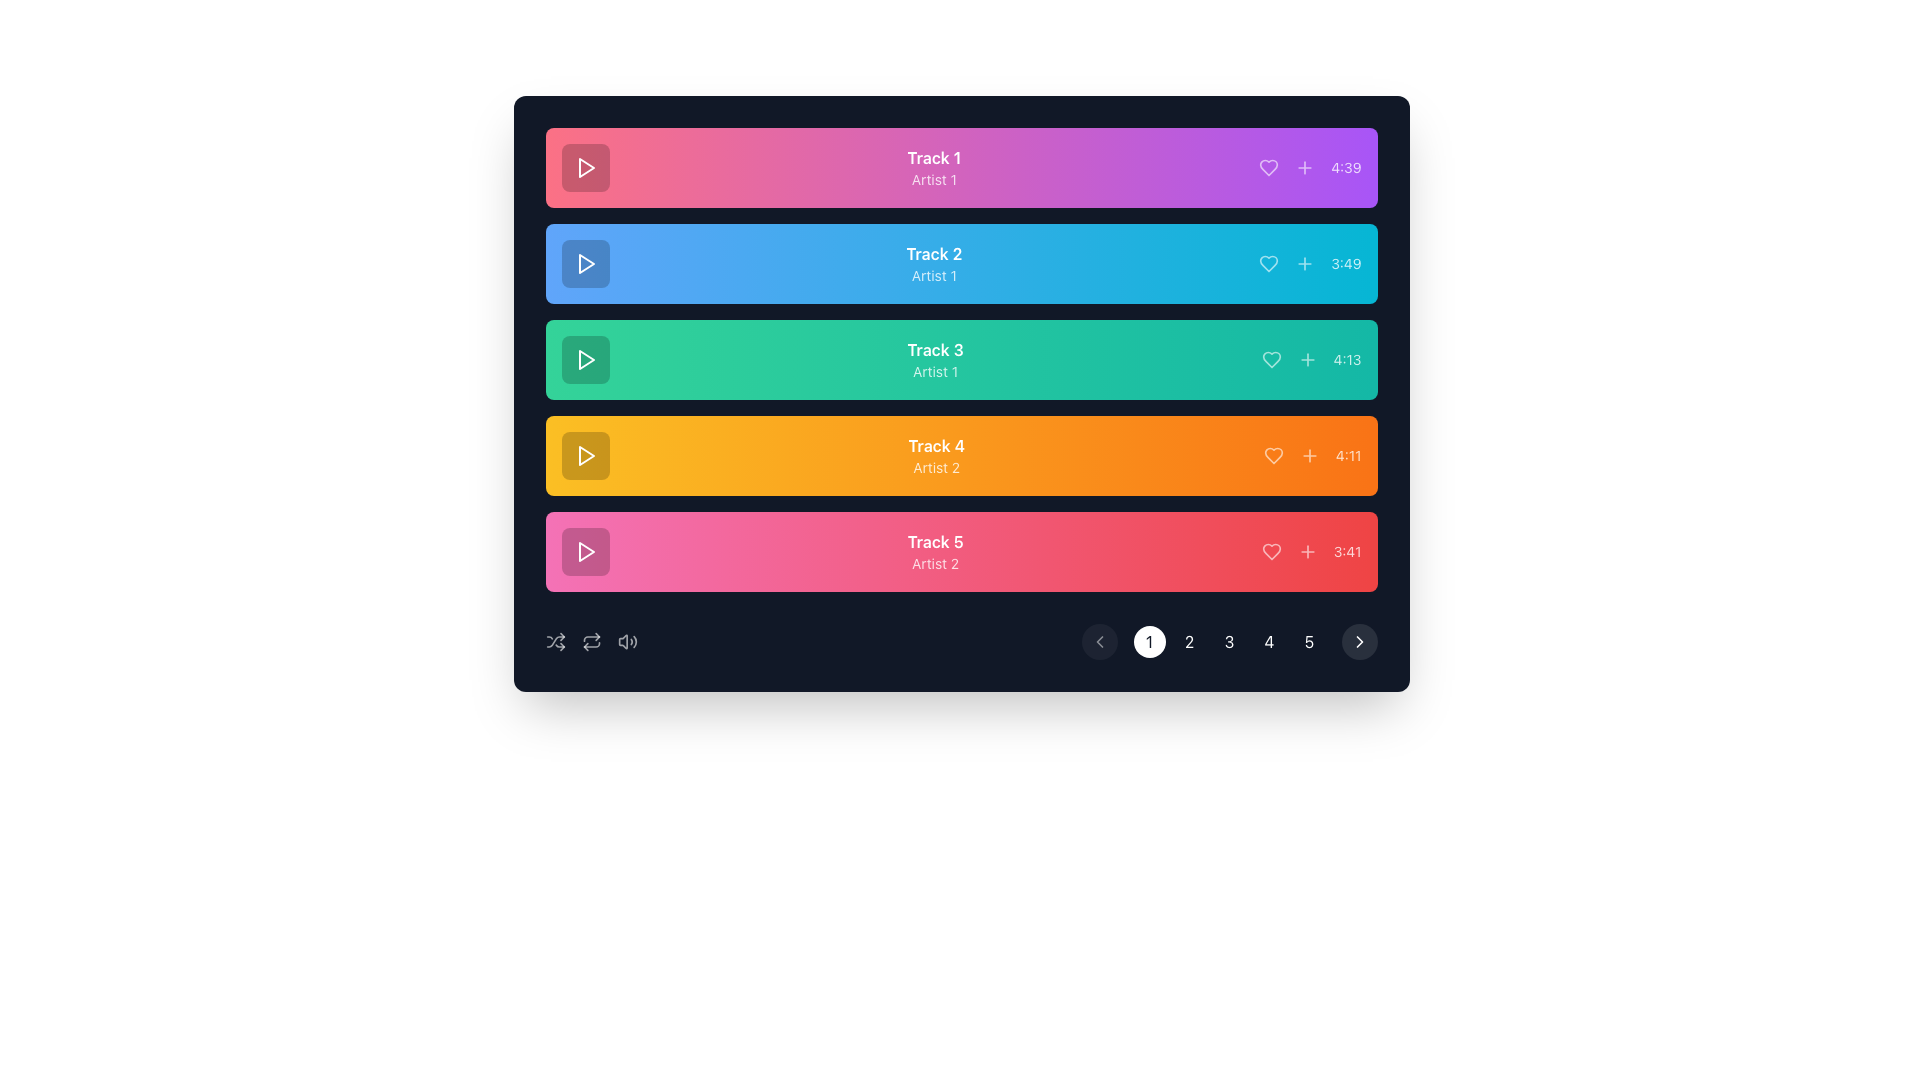 This screenshot has height=1080, width=1920. What do you see at coordinates (584, 262) in the screenshot?
I see `the triangular play icon button located in the second row of the track list to initiate playback` at bounding box center [584, 262].